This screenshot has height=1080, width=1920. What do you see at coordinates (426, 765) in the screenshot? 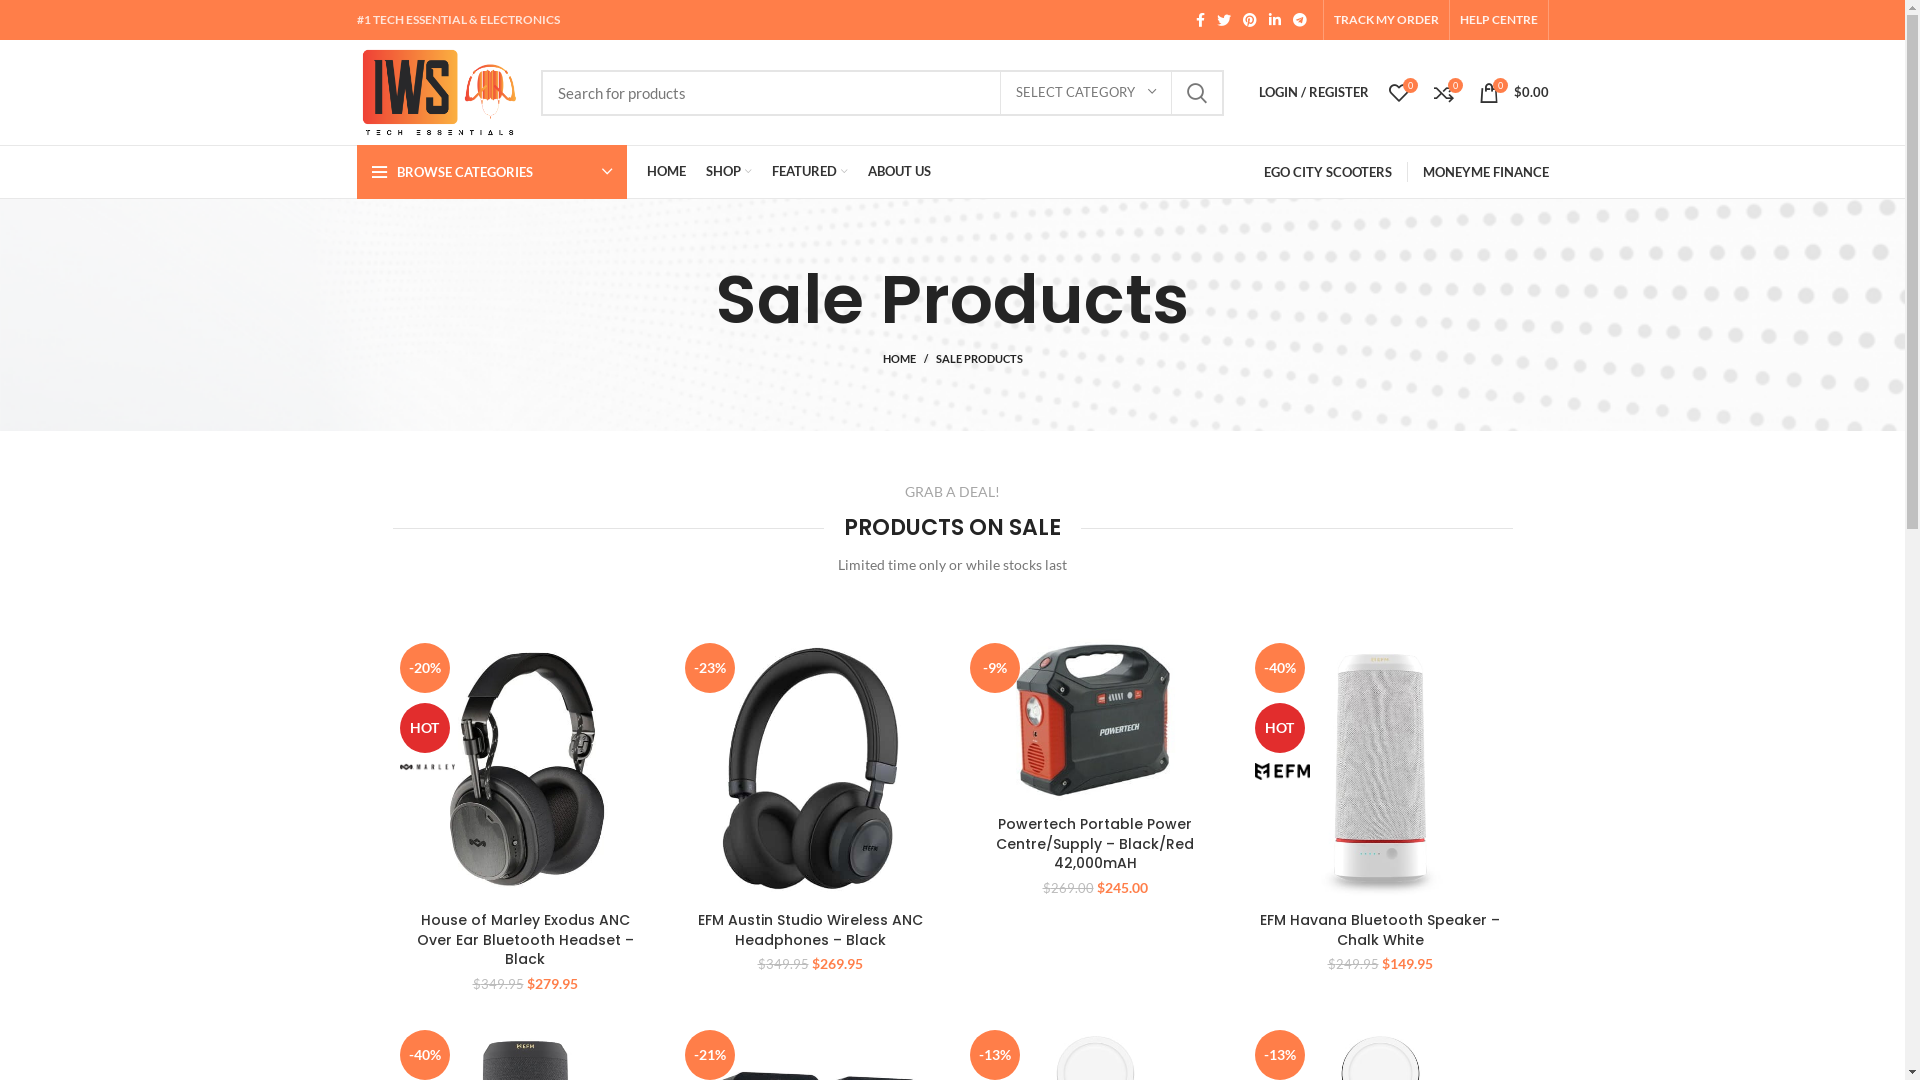
I see `'marley'` at bounding box center [426, 765].